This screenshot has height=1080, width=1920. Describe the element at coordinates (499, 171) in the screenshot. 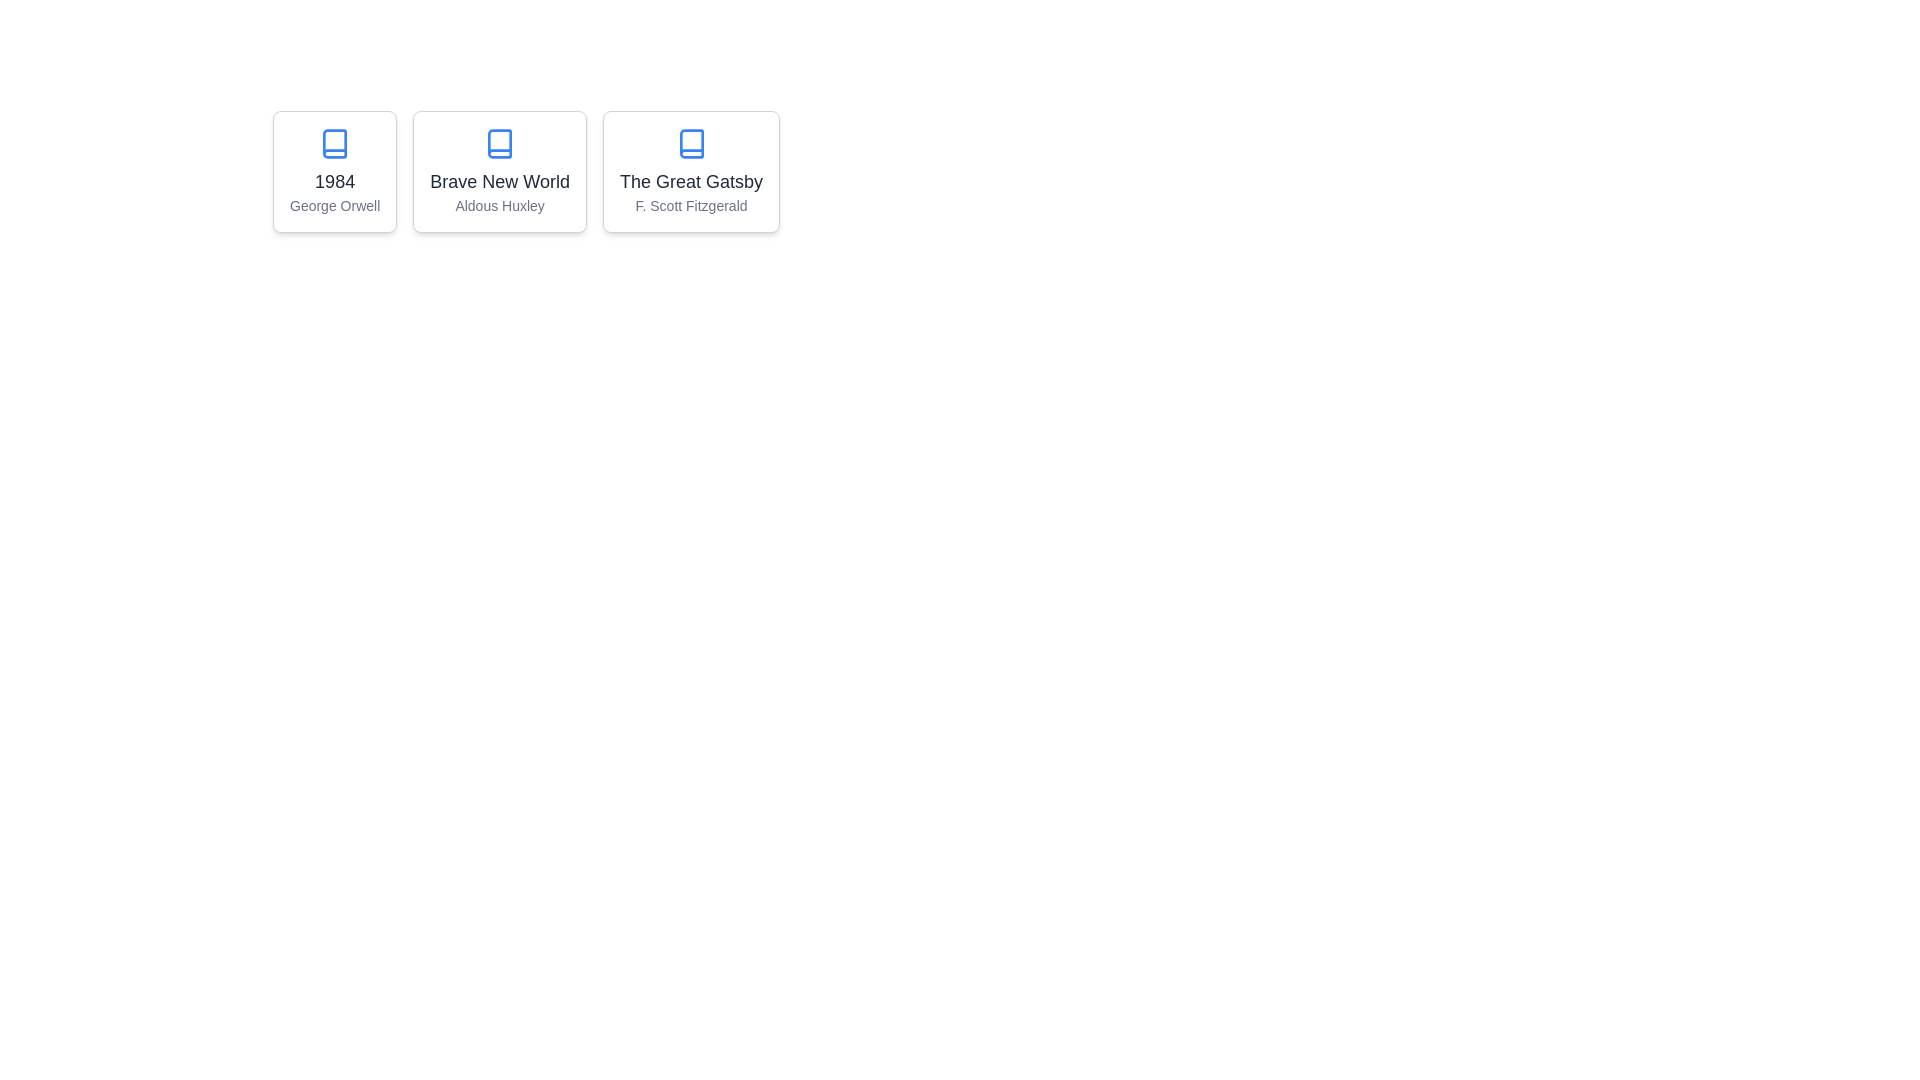

I see `the informational card representing the book 'Brave New World' authored by Aldous Huxley, which is the second card in a horizontal arrangement of three cards` at that location.